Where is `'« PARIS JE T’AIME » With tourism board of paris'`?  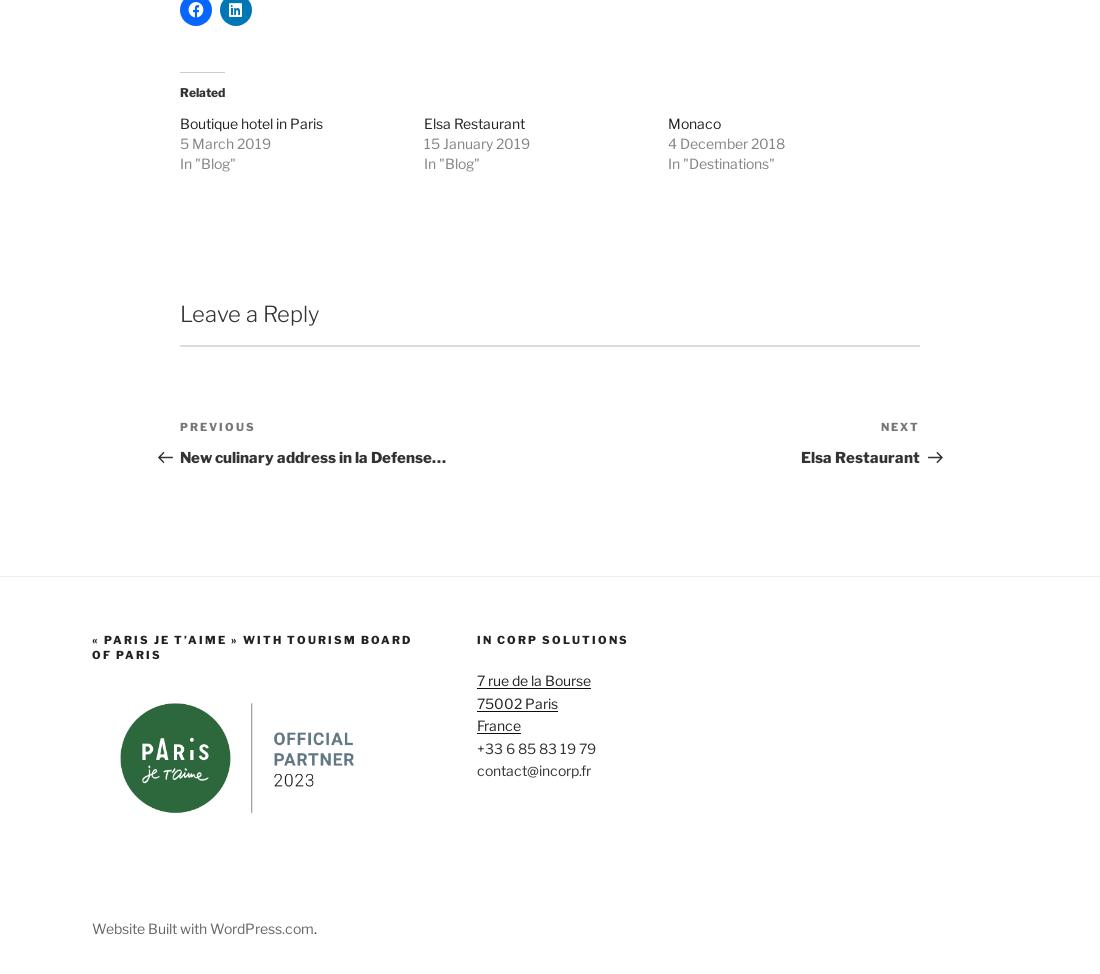
'« PARIS JE T’AIME » With tourism board of paris' is located at coordinates (252, 810).